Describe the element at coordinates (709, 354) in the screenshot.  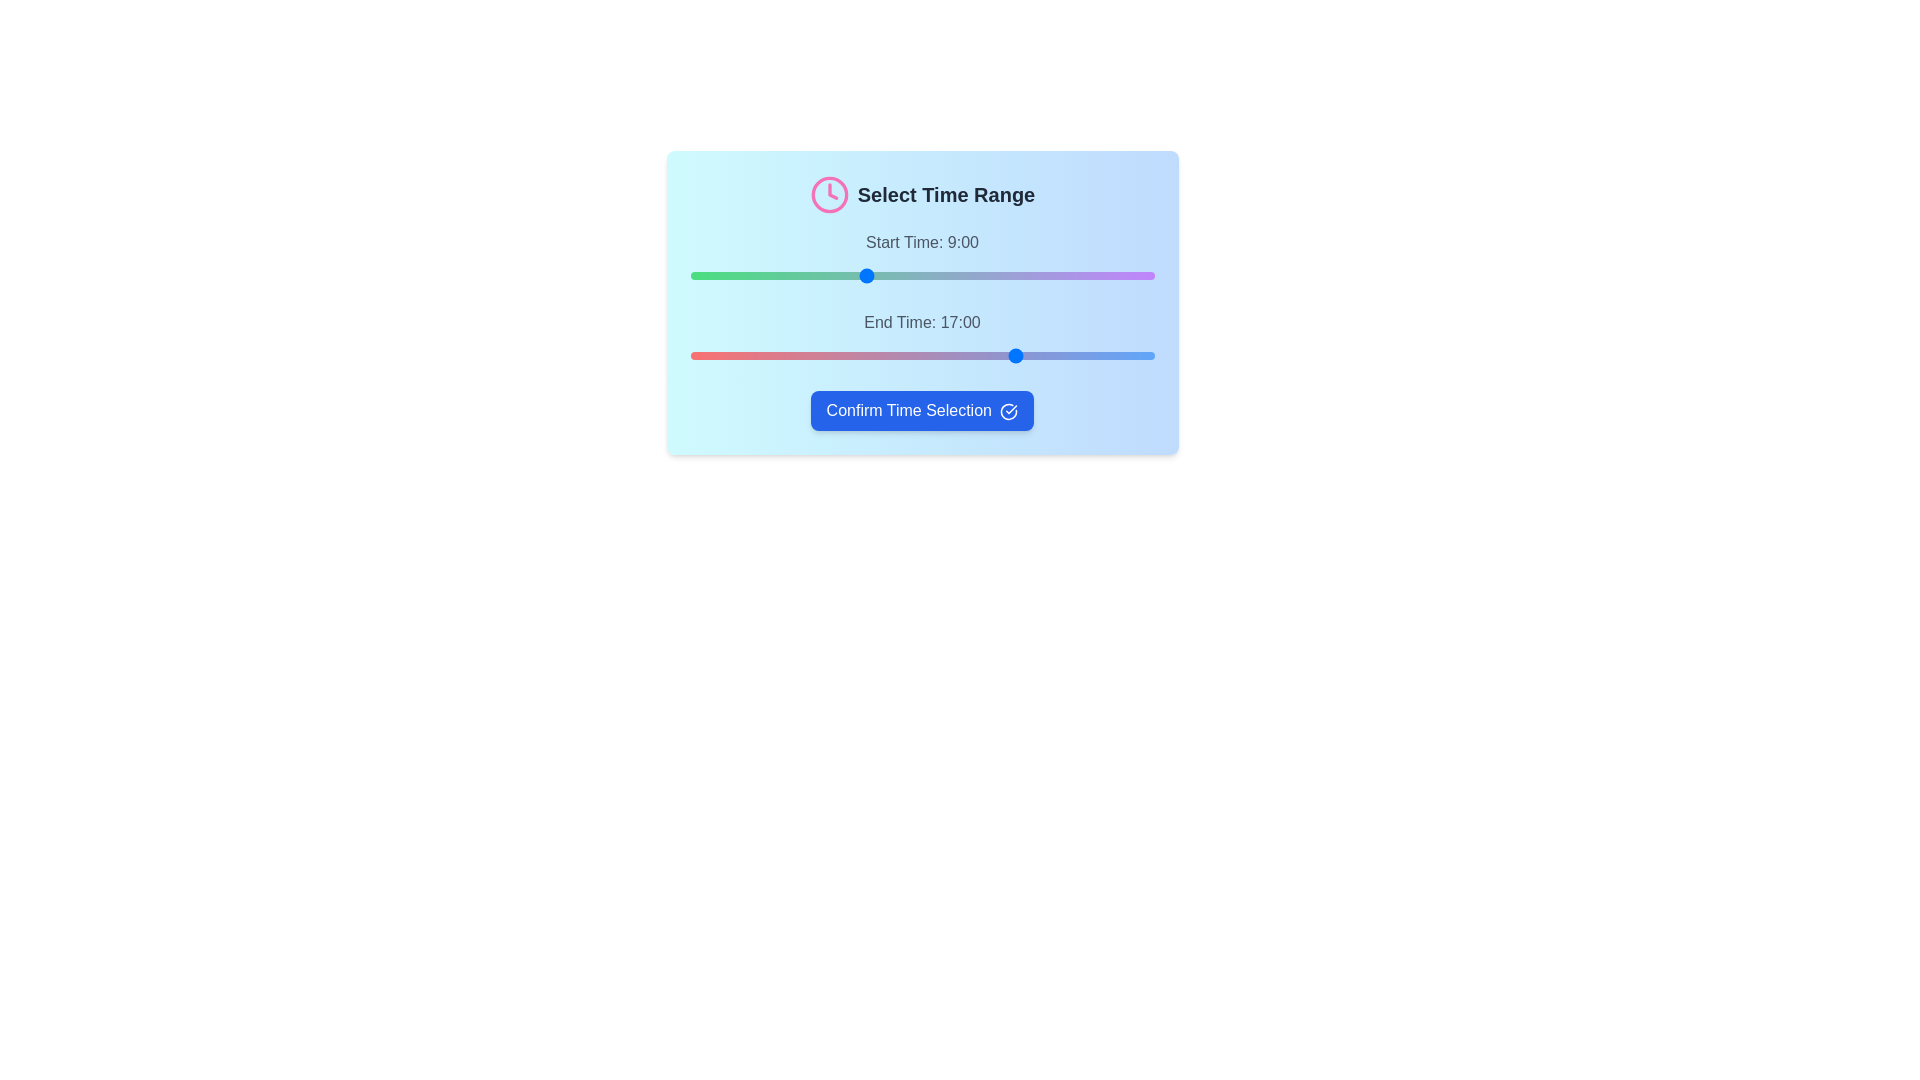
I see `the end time slider to 1 hours` at that location.